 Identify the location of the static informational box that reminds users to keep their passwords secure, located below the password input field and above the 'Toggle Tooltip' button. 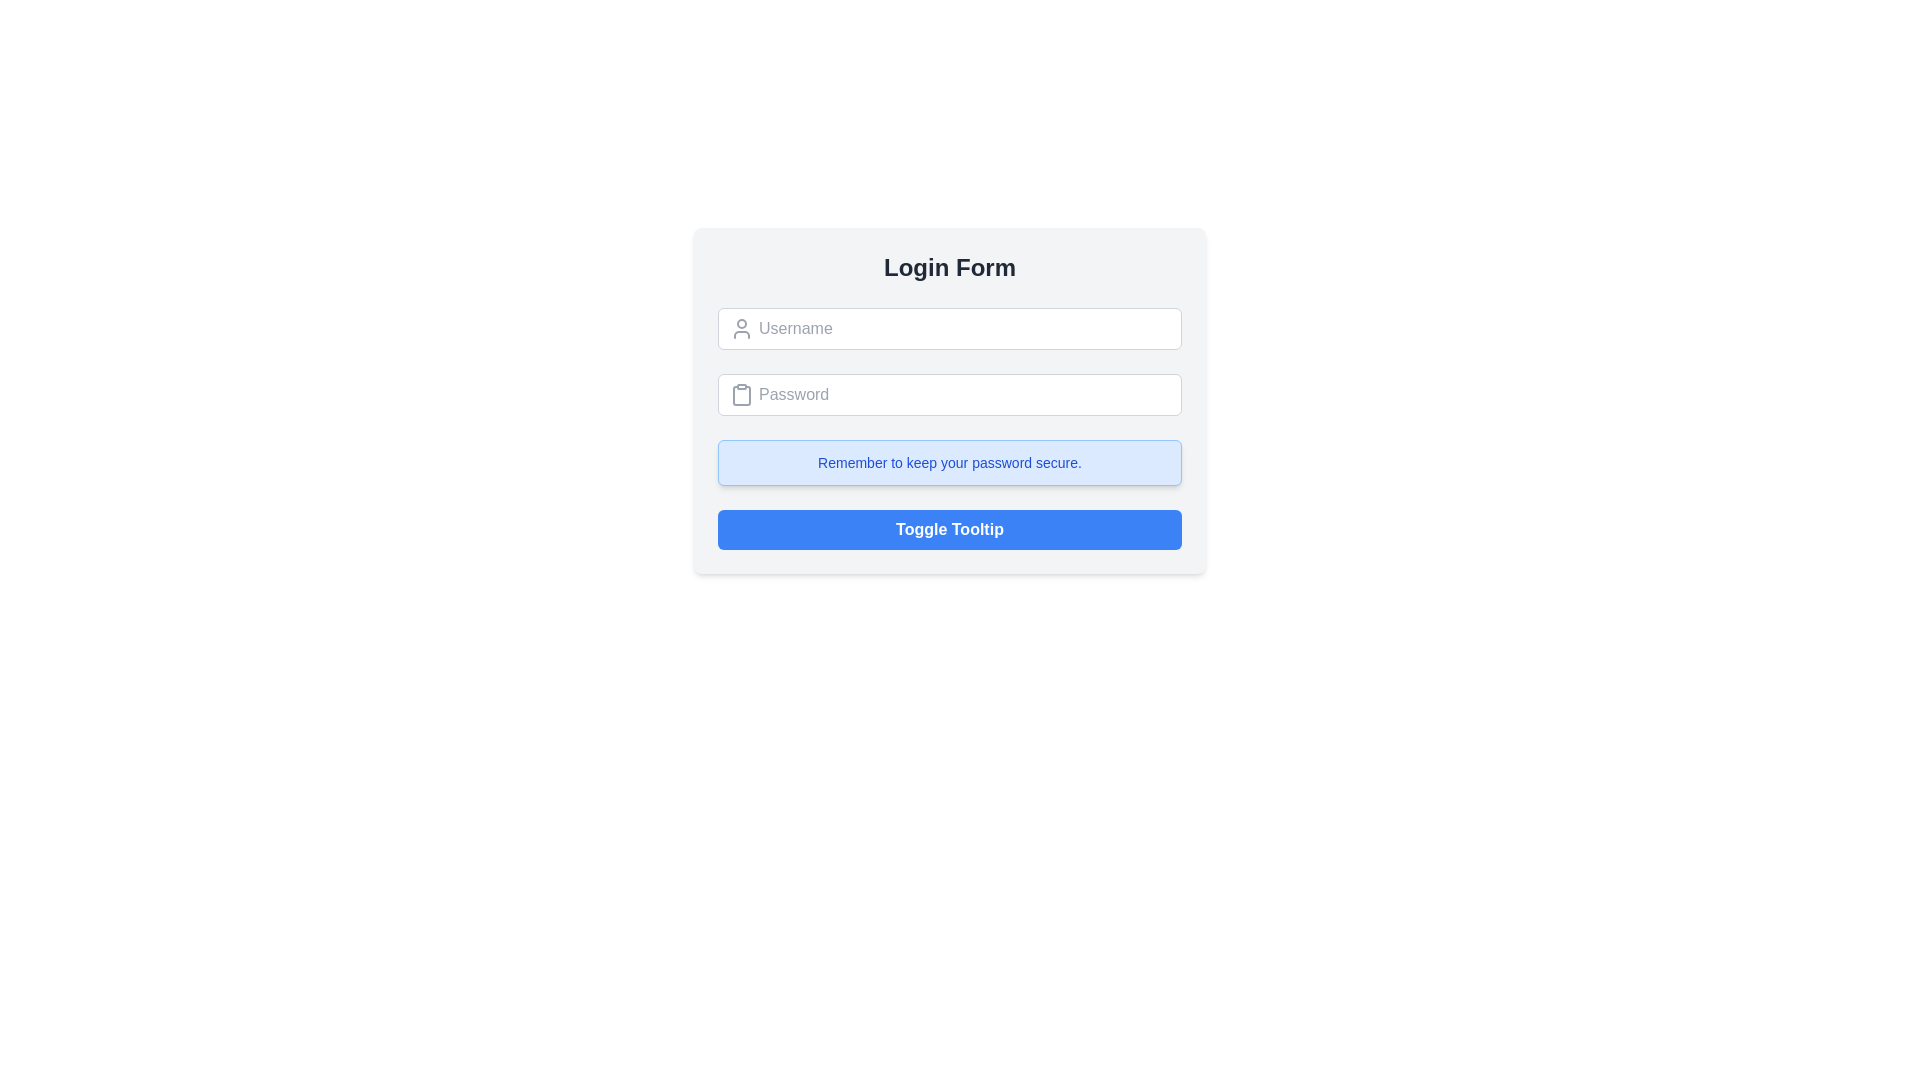
(949, 462).